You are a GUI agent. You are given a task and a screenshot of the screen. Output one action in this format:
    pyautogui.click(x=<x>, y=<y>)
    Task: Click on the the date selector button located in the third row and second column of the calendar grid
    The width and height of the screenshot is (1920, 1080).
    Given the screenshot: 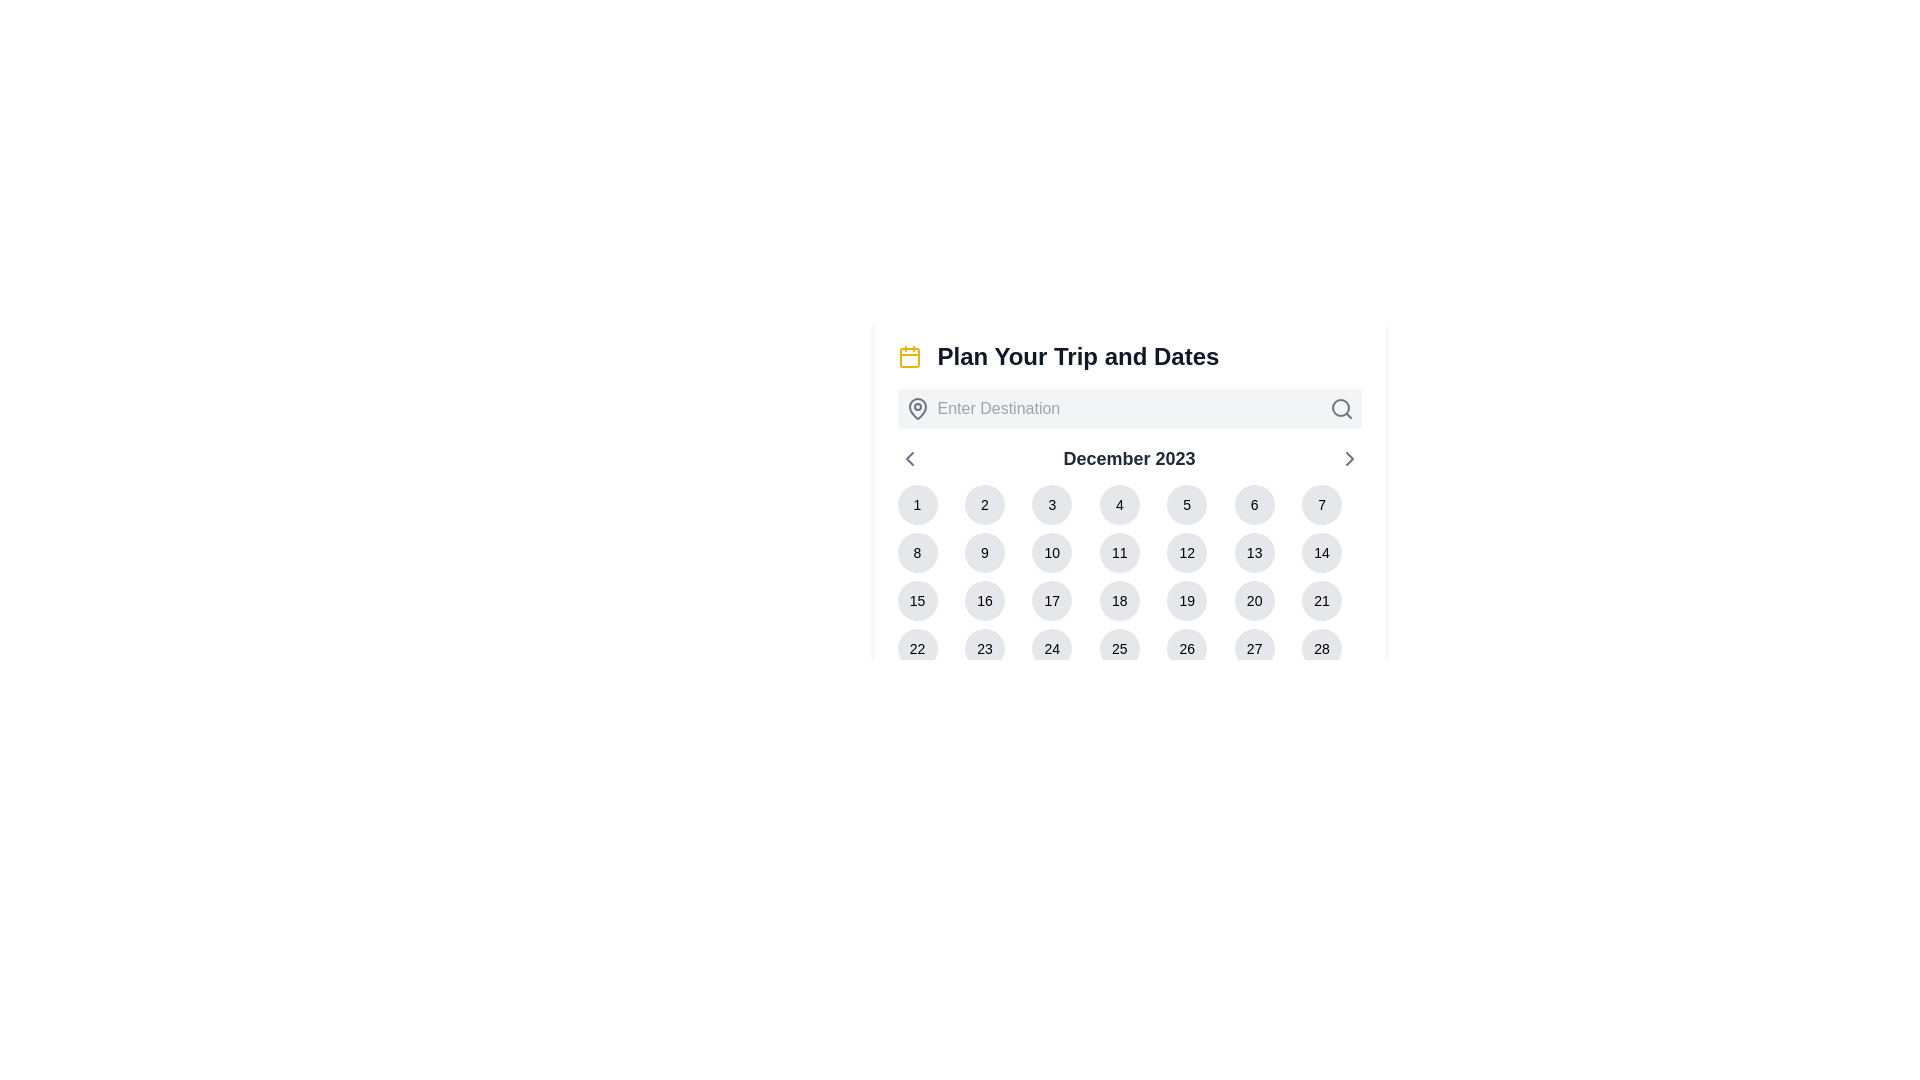 What is the action you would take?
    pyautogui.click(x=984, y=600)
    